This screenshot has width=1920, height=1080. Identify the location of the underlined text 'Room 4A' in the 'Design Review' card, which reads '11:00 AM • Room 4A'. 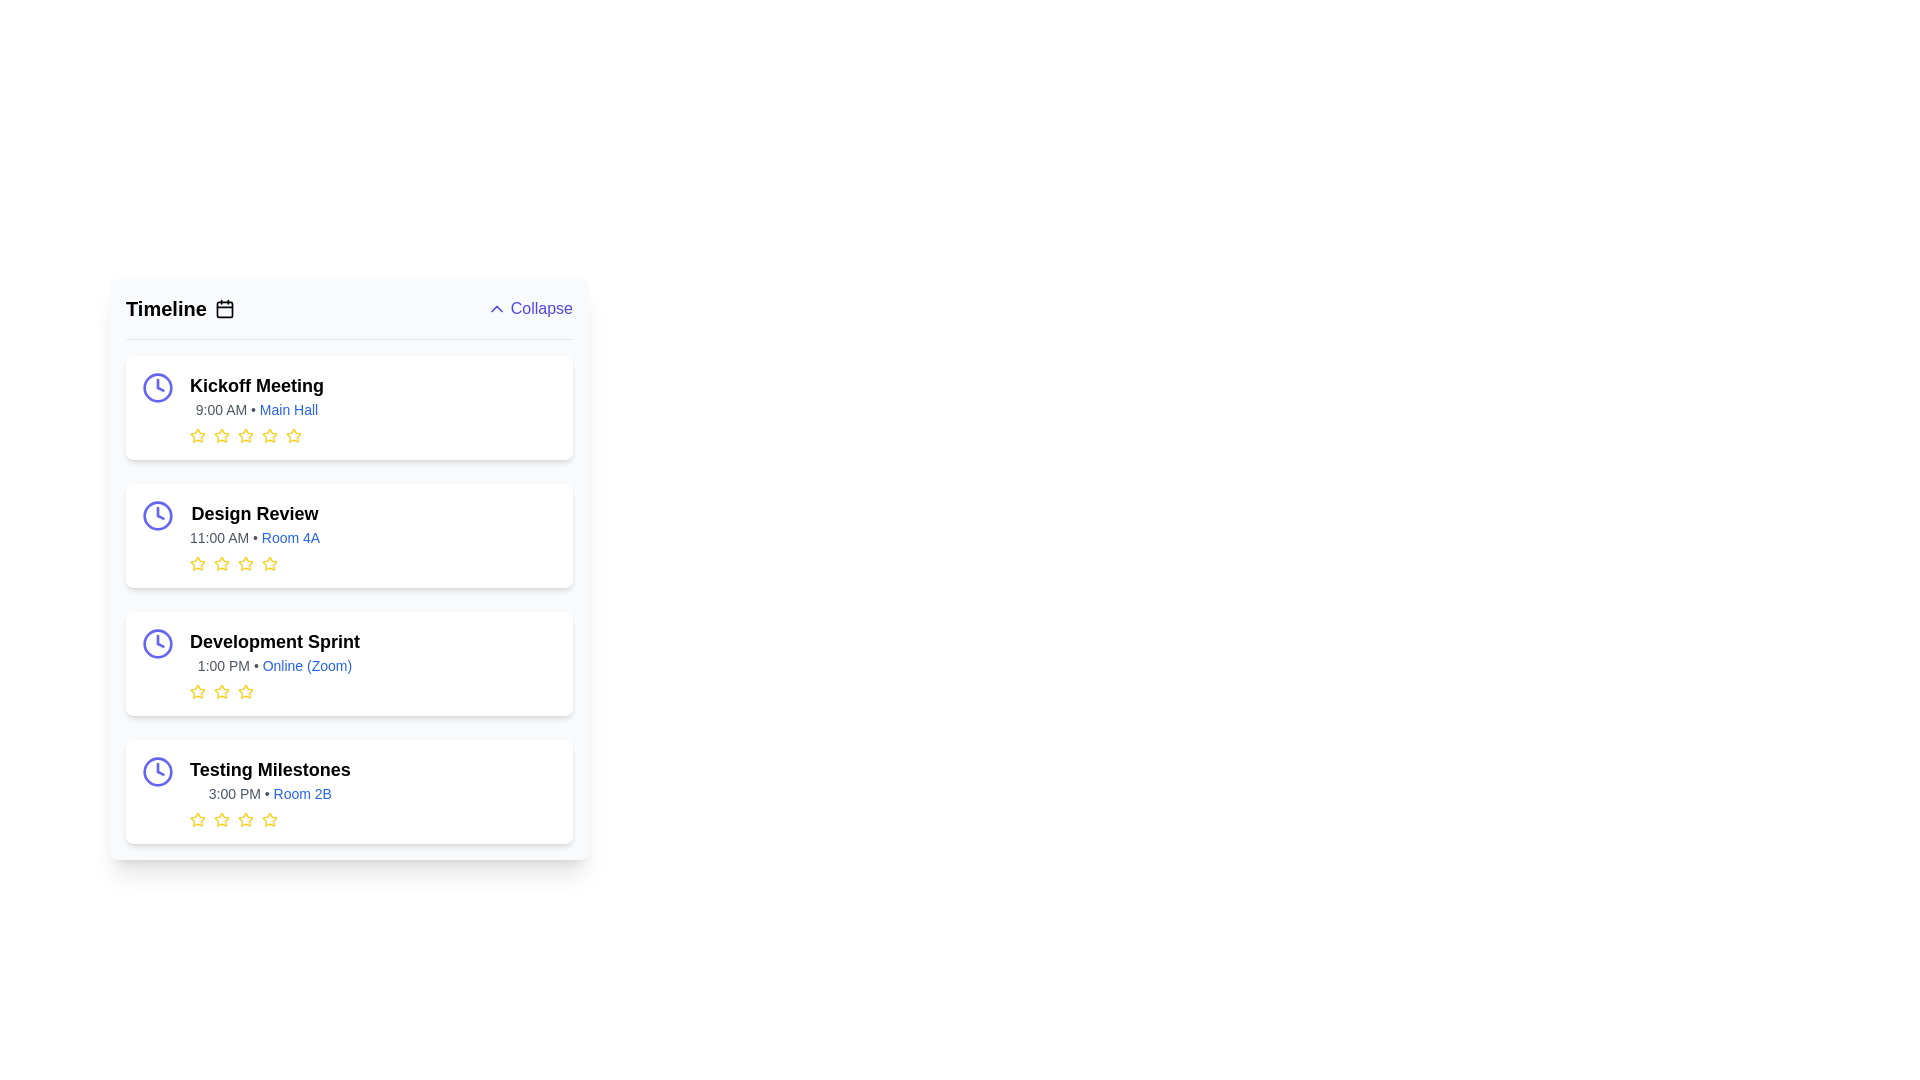
(254, 536).